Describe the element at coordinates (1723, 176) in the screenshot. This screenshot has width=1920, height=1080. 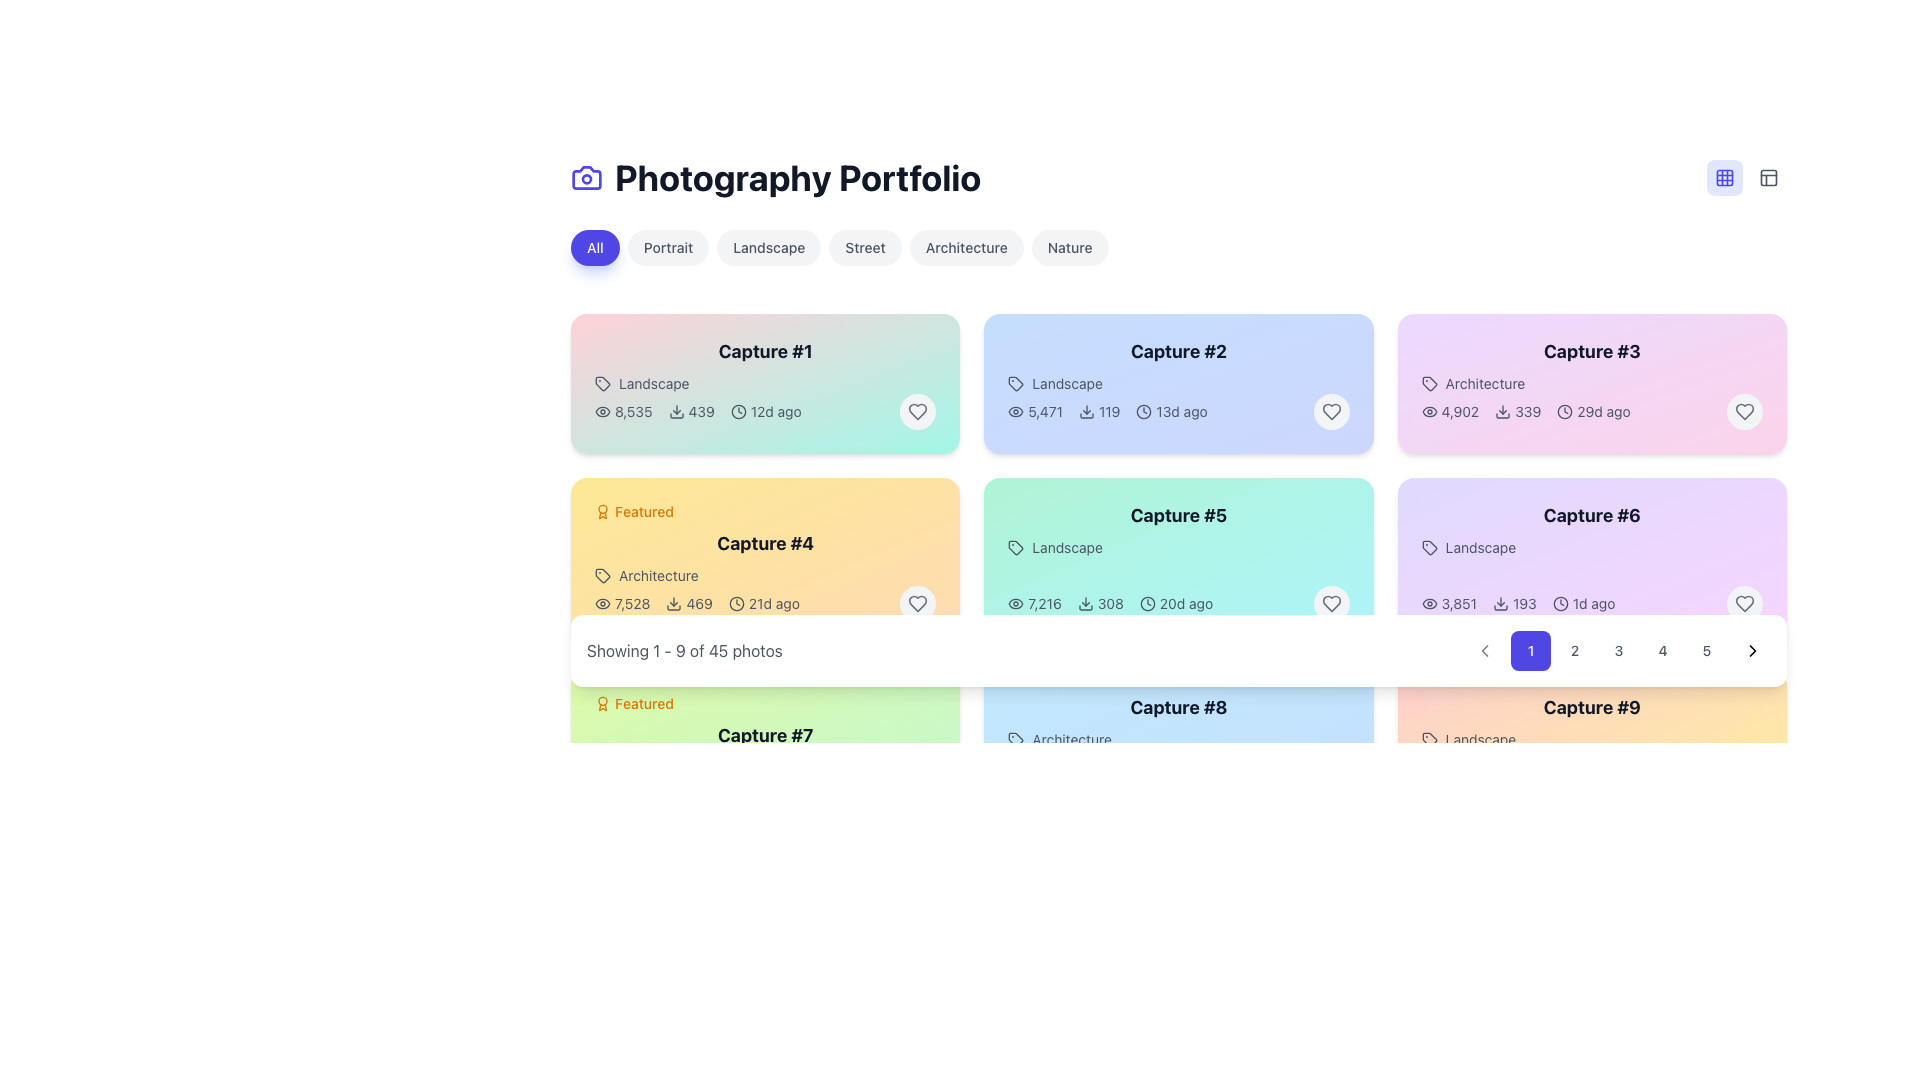
I see `the square button with rounded corners featuring a grid icon at its center to switch to grid view` at that location.